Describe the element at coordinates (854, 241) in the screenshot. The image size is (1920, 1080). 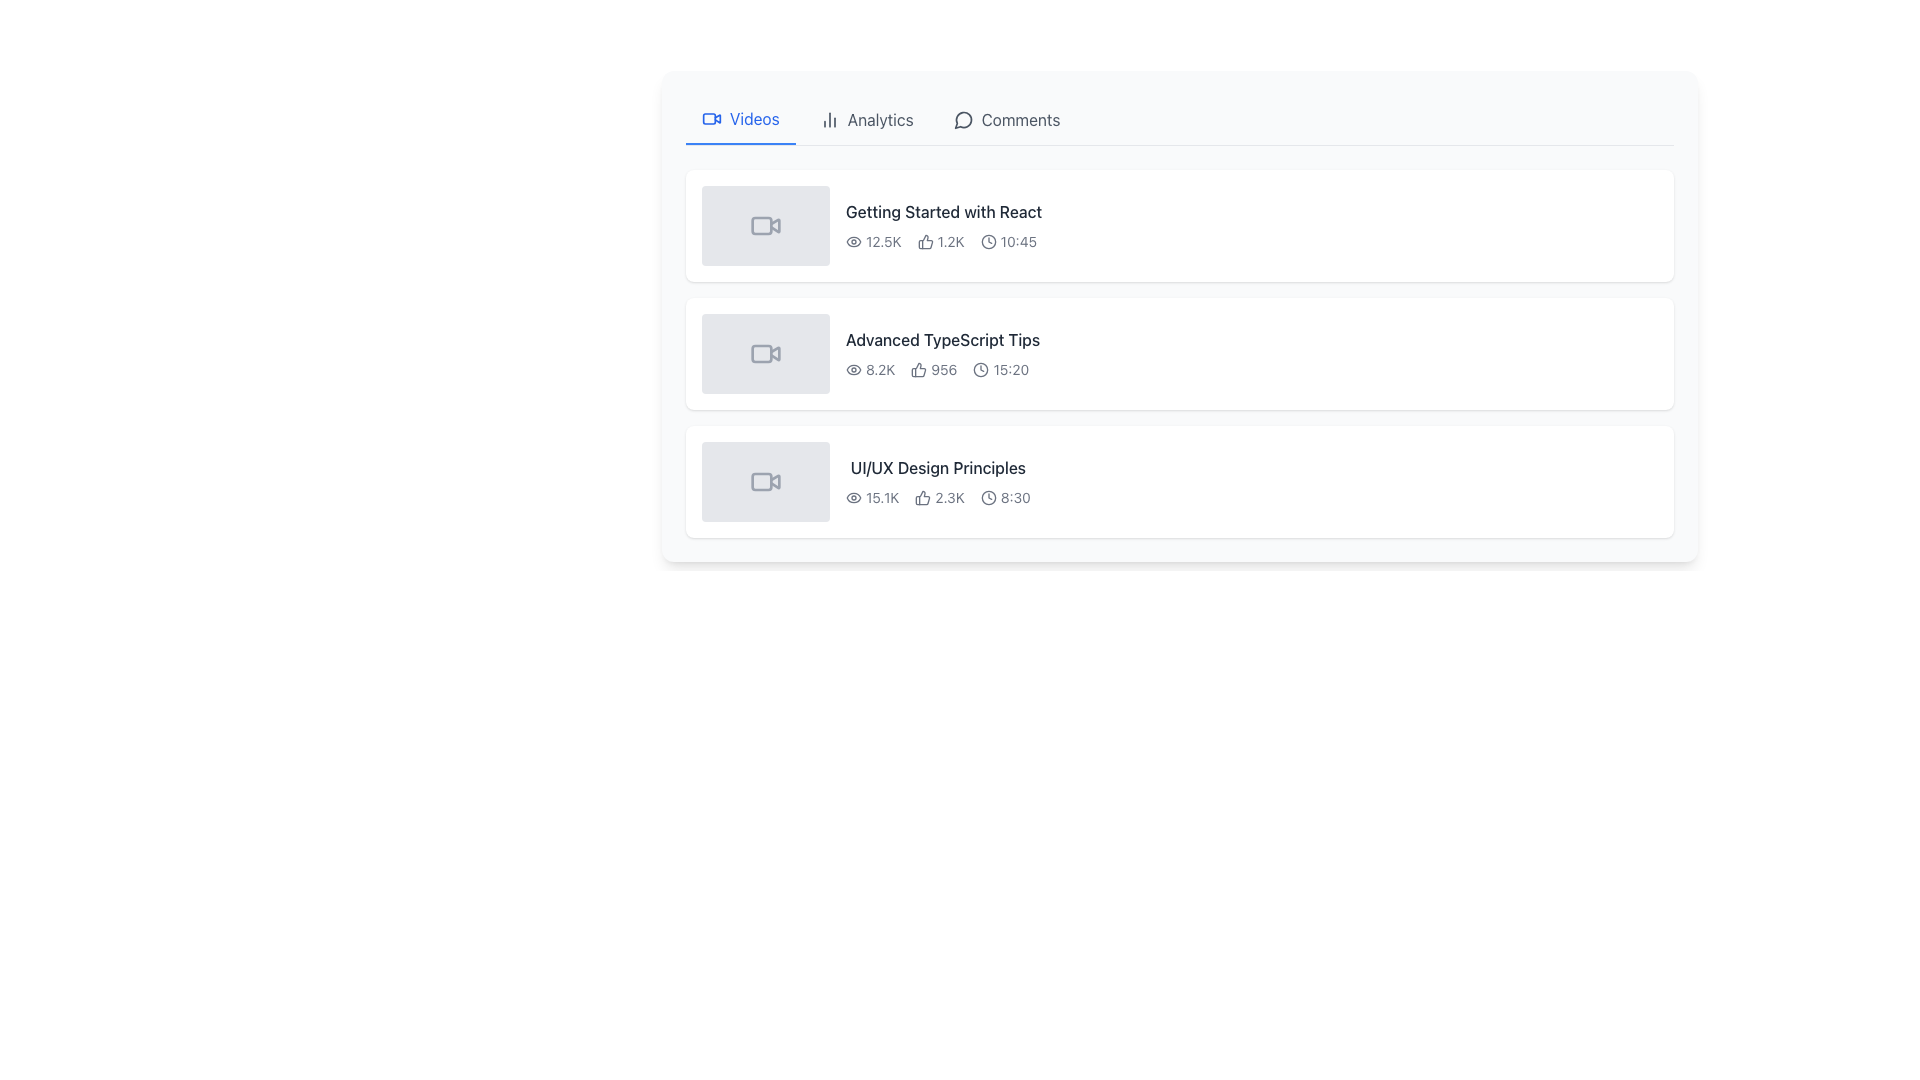
I see `the views icon located to the left of the '12.5K' text in the first video entry titled 'Getting Started with React'` at that location.